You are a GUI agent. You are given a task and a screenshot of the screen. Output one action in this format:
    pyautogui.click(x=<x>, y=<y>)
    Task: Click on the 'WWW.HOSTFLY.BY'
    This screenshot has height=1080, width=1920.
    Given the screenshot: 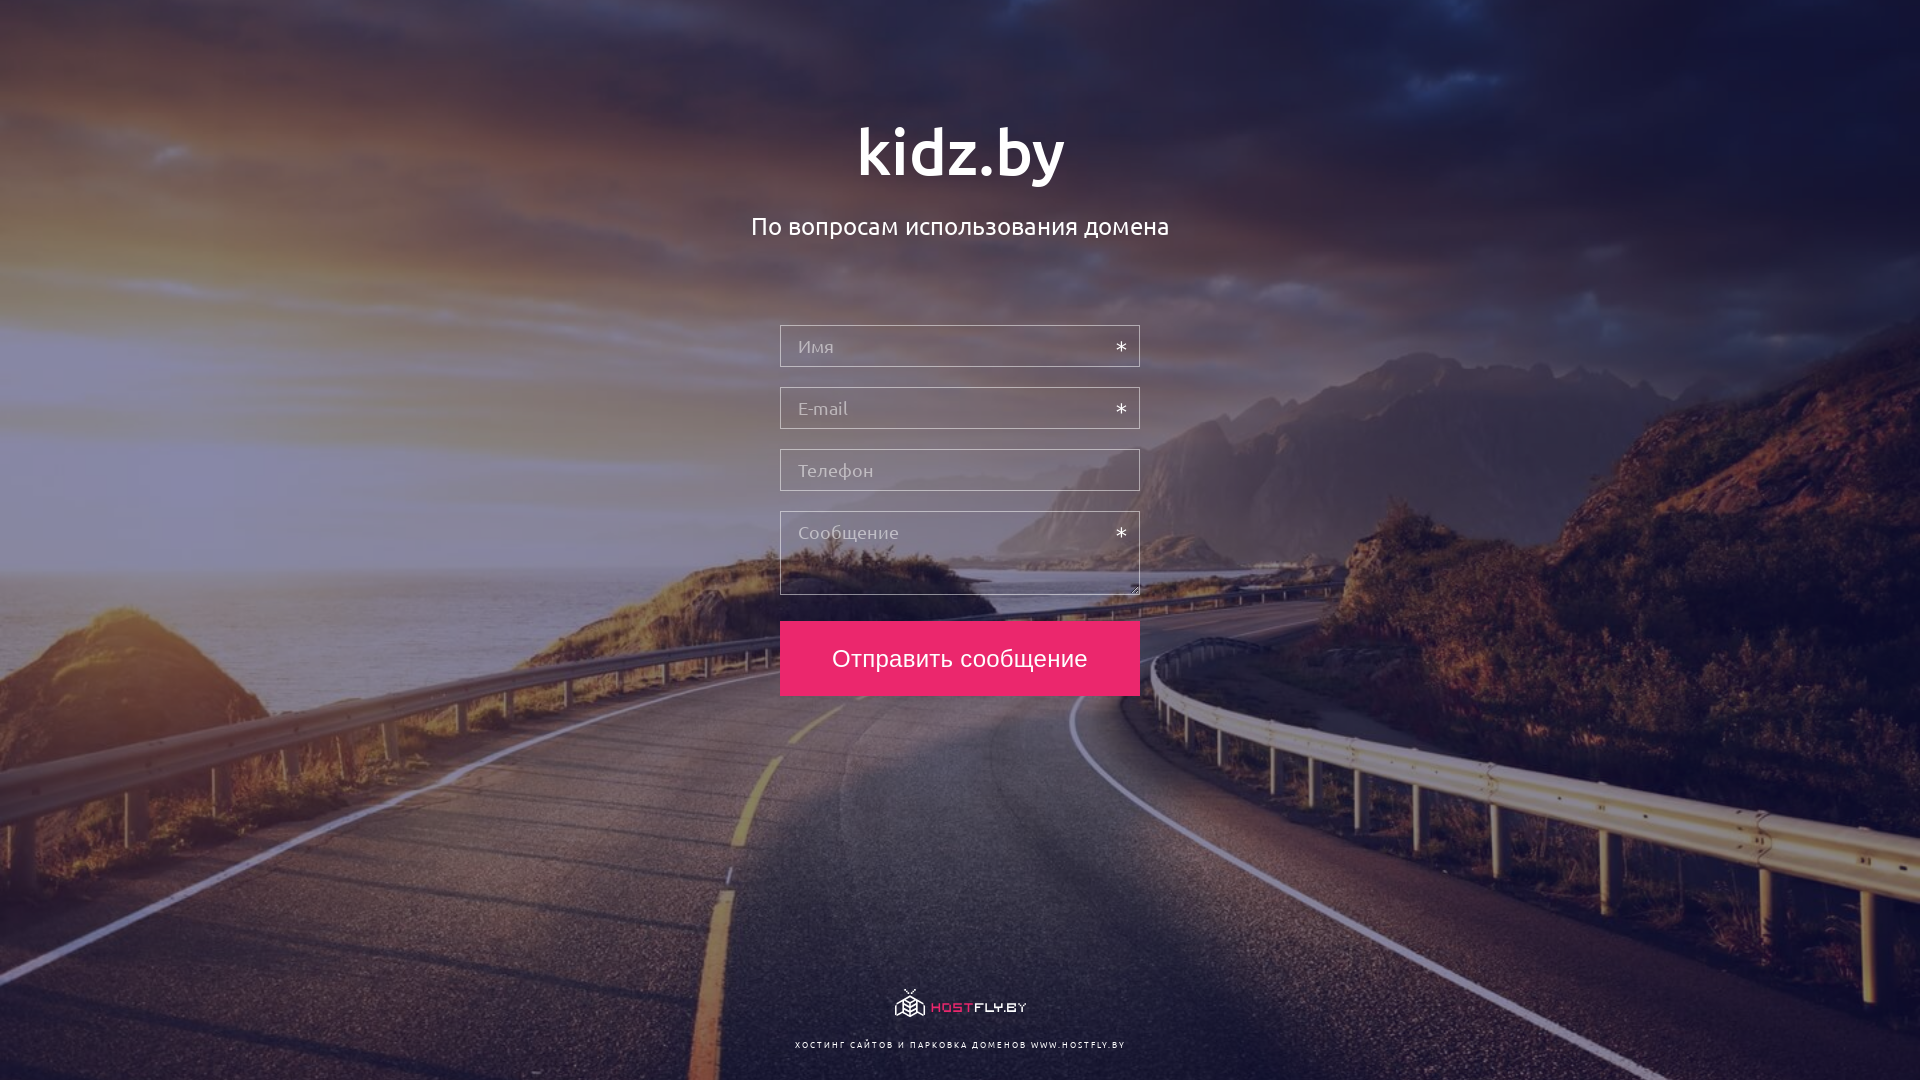 What is the action you would take?
    pyautogui.click(x=1076, y=1043)
    